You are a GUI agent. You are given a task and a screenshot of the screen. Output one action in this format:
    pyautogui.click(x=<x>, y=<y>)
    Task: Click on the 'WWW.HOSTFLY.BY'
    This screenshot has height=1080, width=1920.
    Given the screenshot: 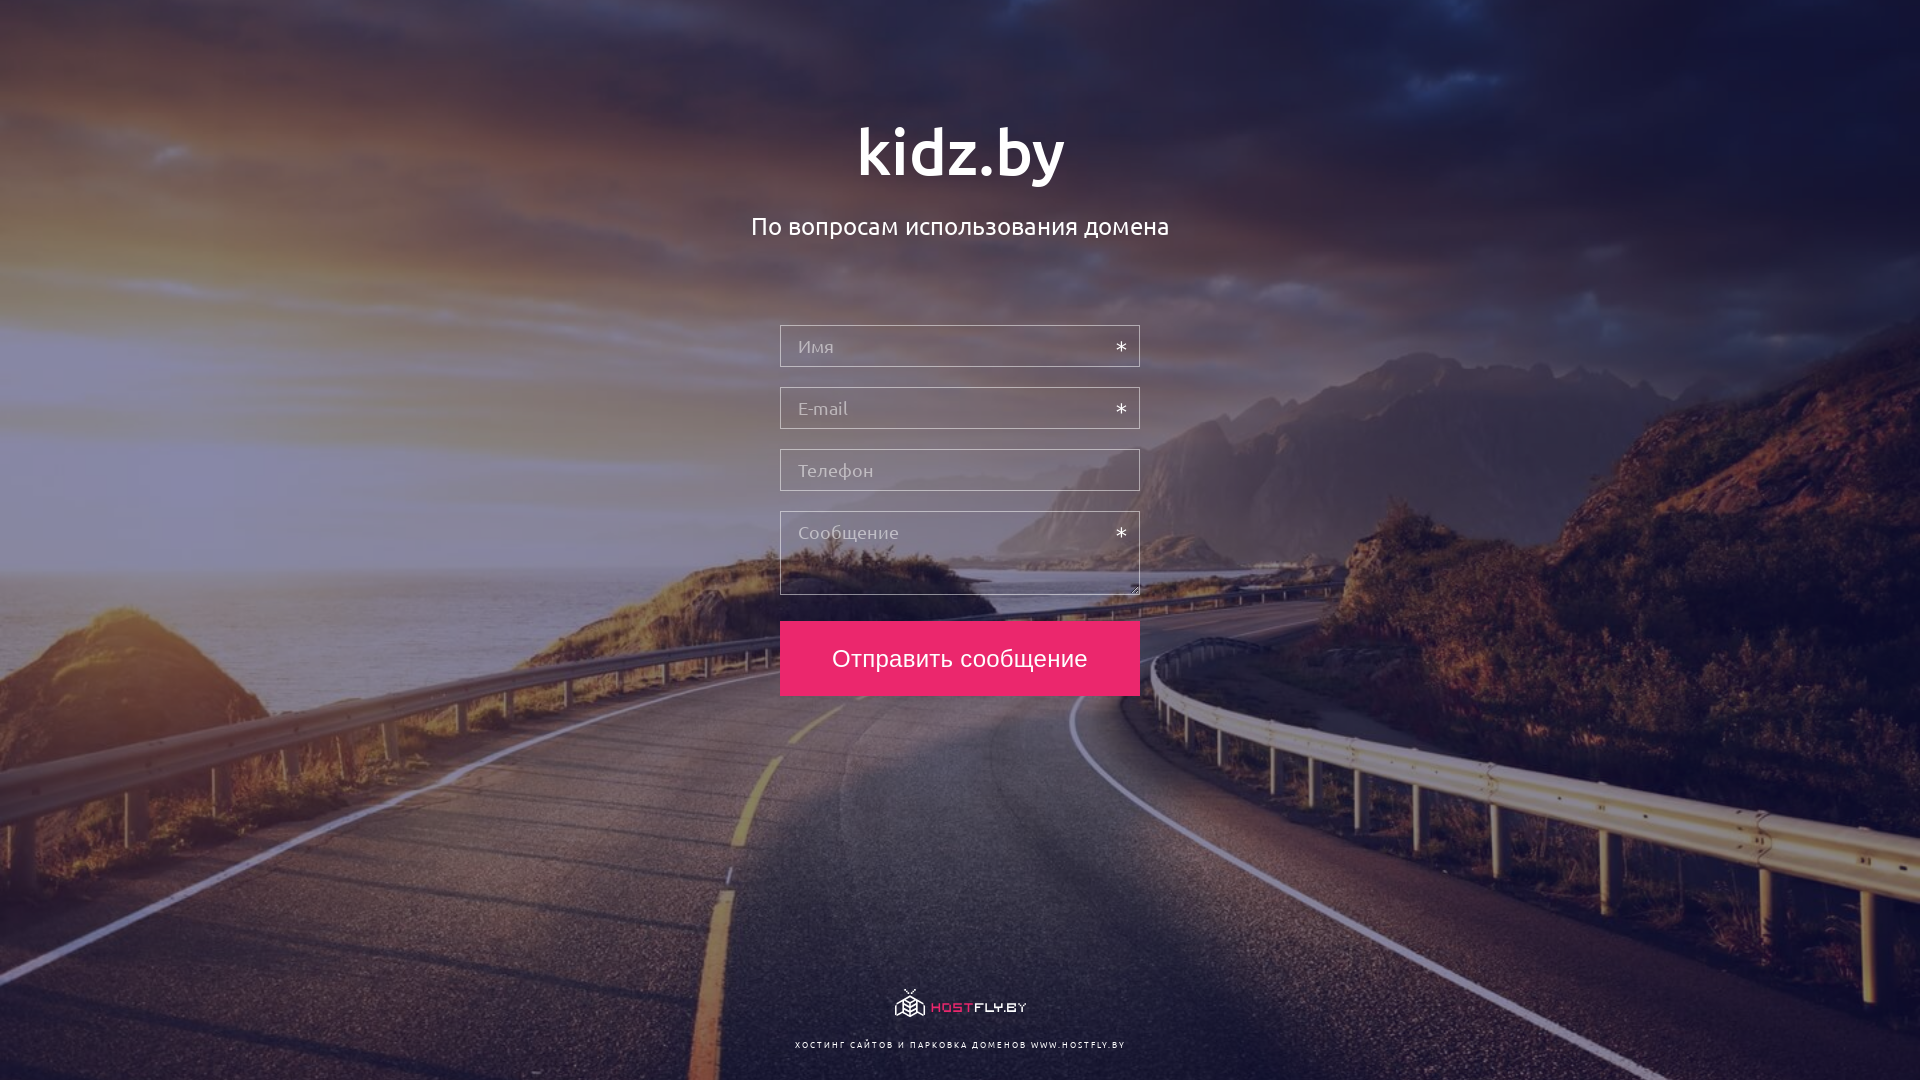 What is the action you would take?
    pyautogui.click(x=1076, y=1043)
    